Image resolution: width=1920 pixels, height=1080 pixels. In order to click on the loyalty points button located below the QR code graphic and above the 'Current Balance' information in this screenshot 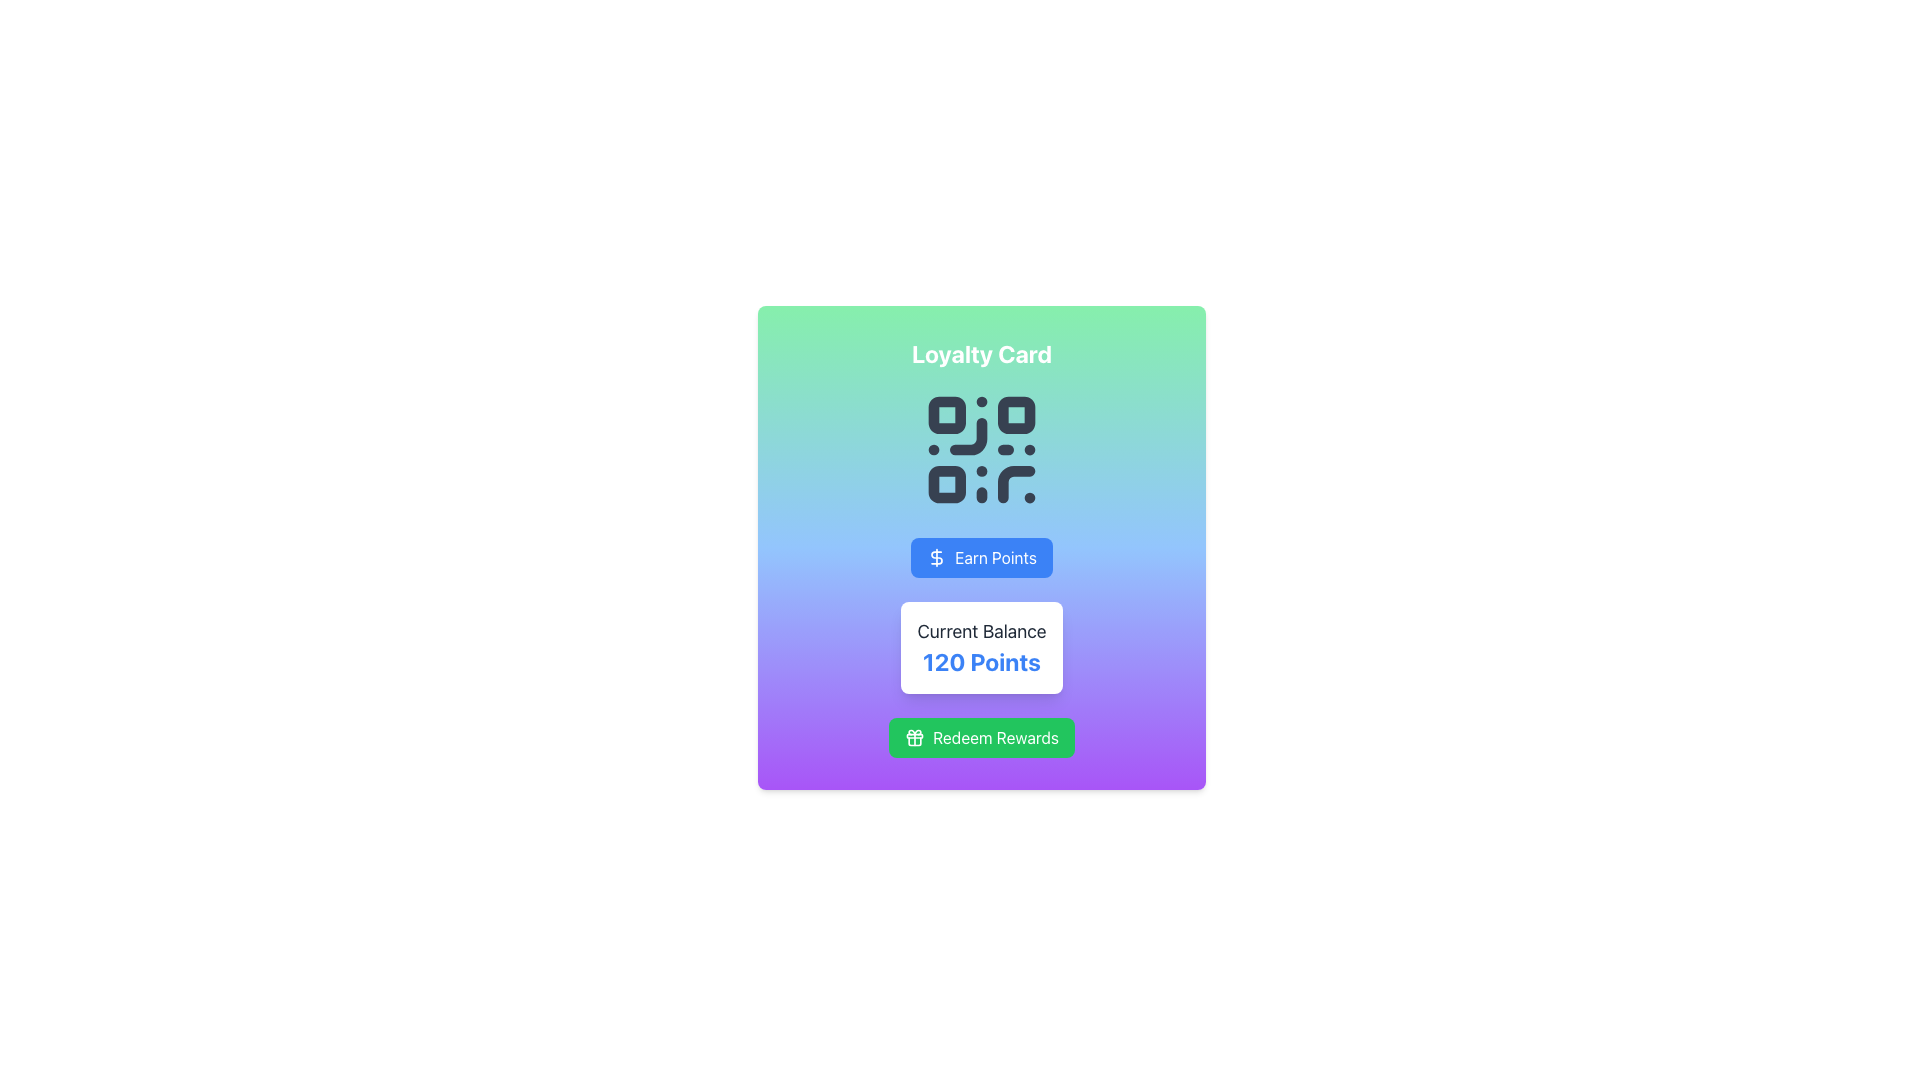, I will do `click(982, 547)`.